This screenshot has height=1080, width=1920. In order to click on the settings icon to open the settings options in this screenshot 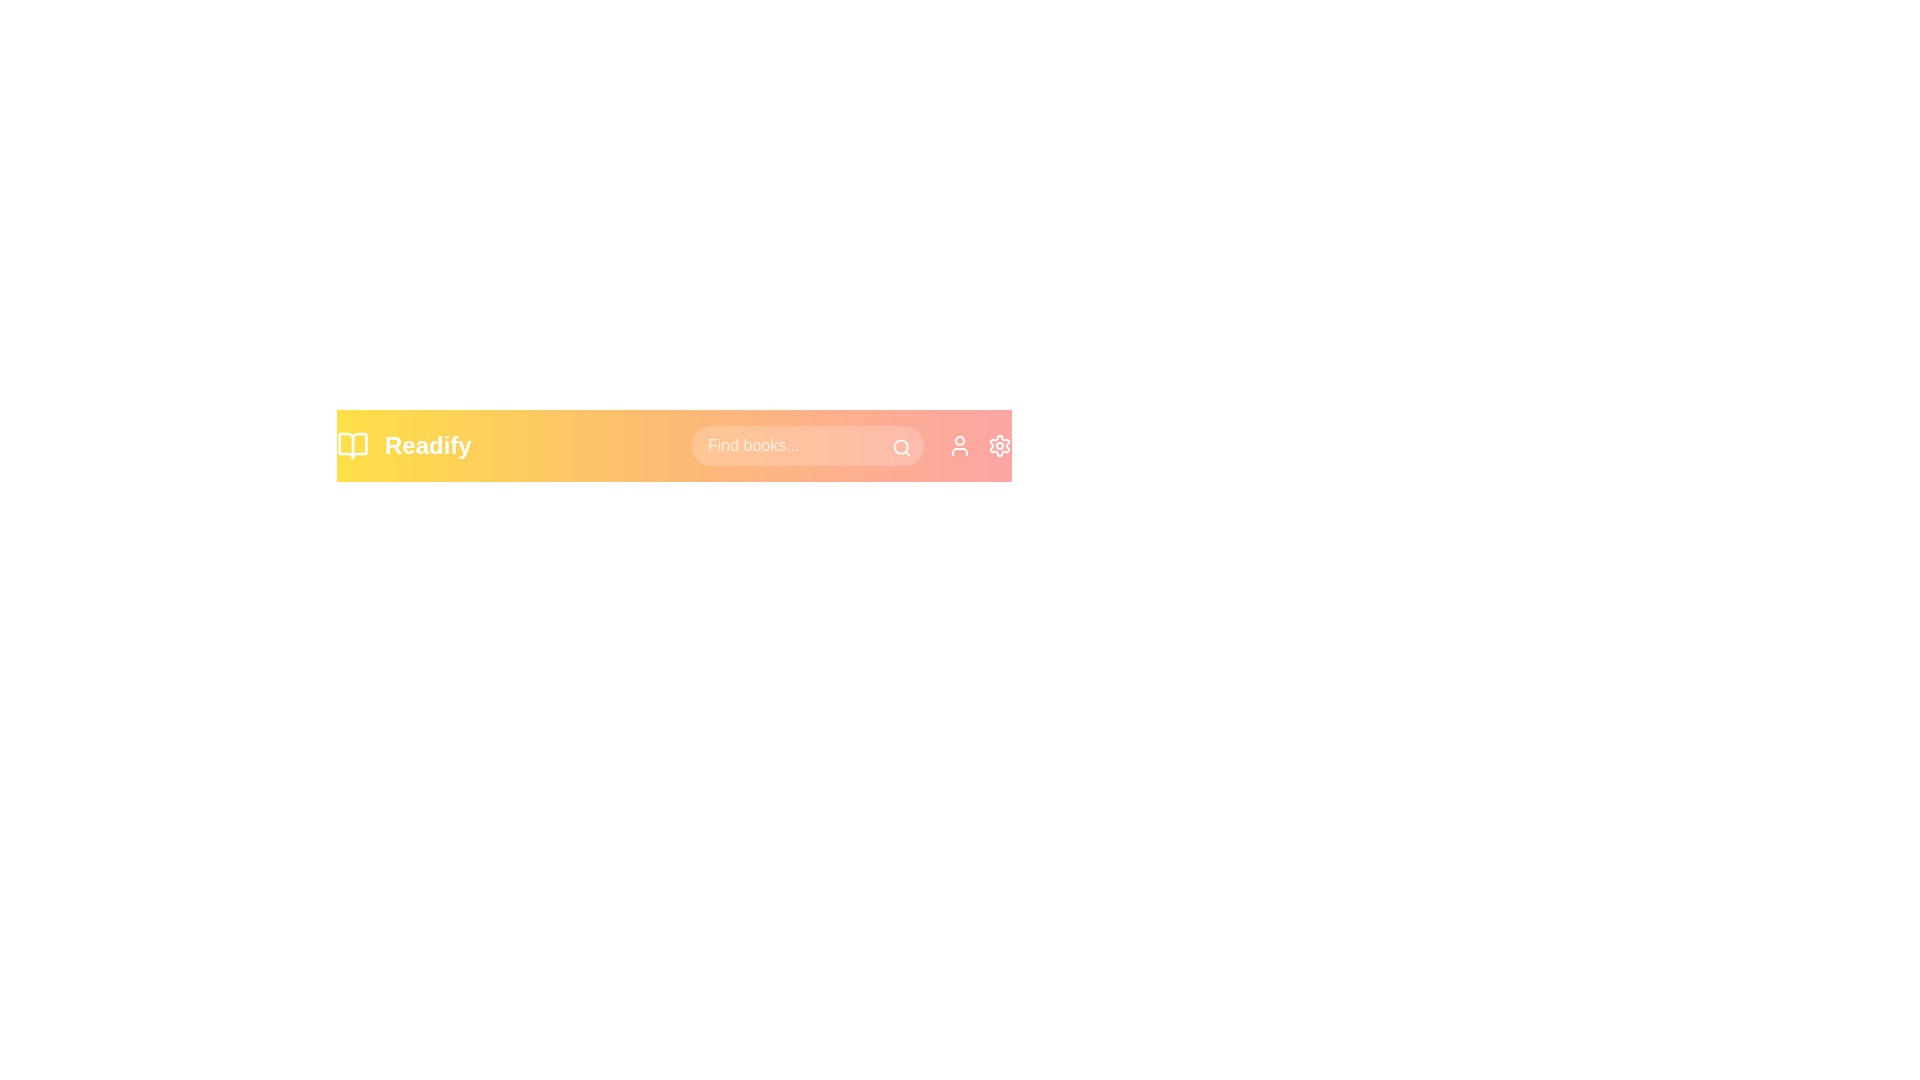, I will do `click(999, 445)`.